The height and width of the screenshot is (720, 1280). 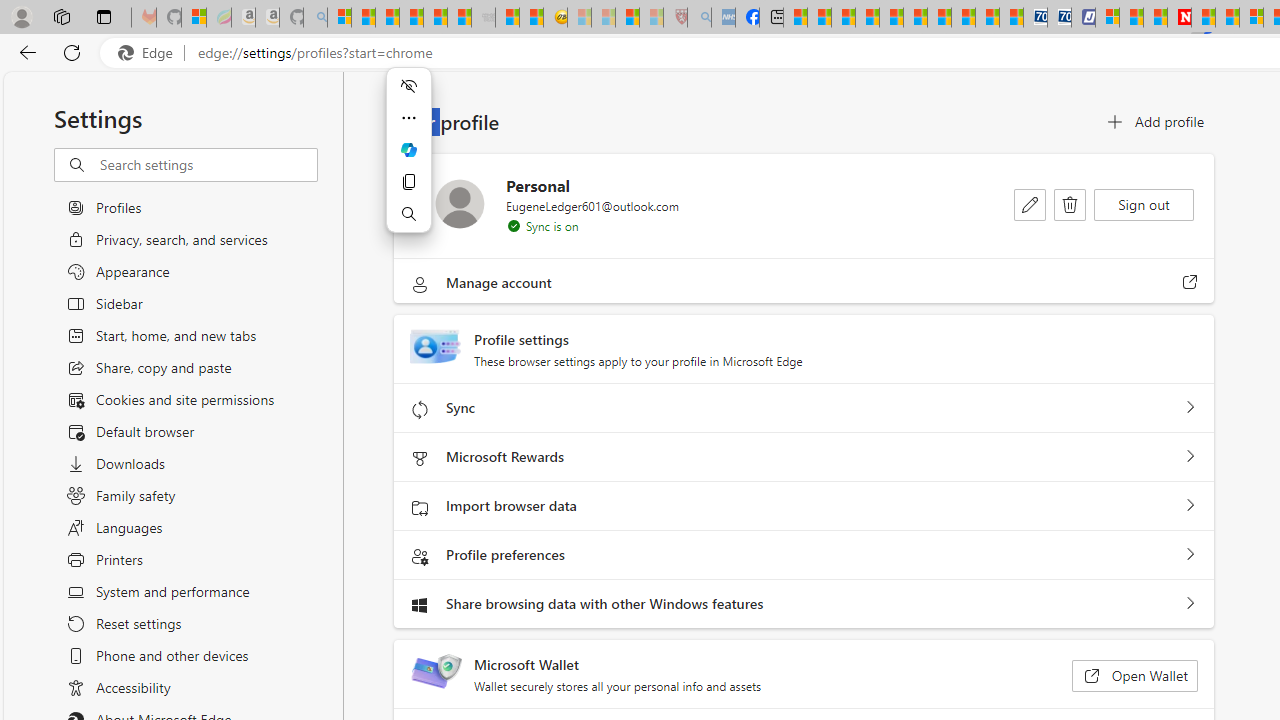 What do you see at coordinates (407, 85) in the screenshot?
I see `'Hide menu'` at bounding box center [407, 85].